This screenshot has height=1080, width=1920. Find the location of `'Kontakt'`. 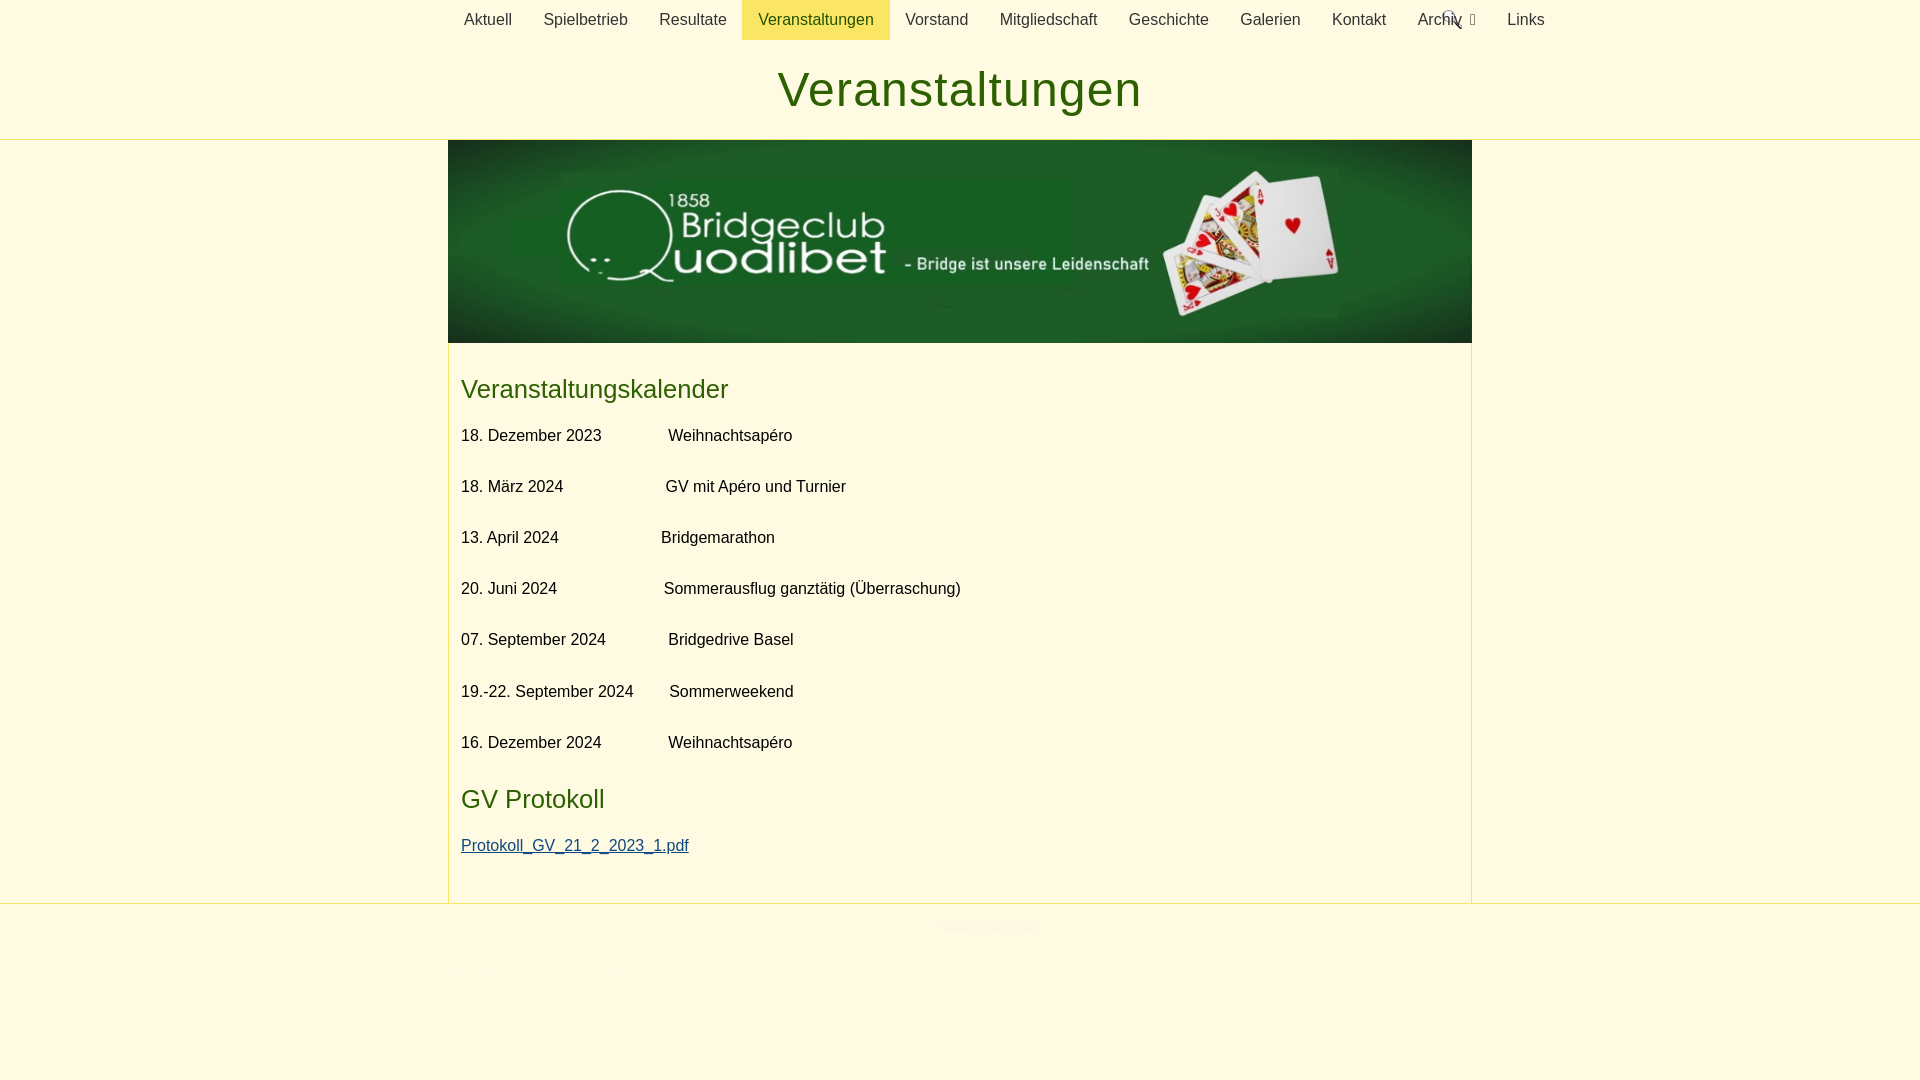

'Kontakt' is located at coordinates (1358, 19).